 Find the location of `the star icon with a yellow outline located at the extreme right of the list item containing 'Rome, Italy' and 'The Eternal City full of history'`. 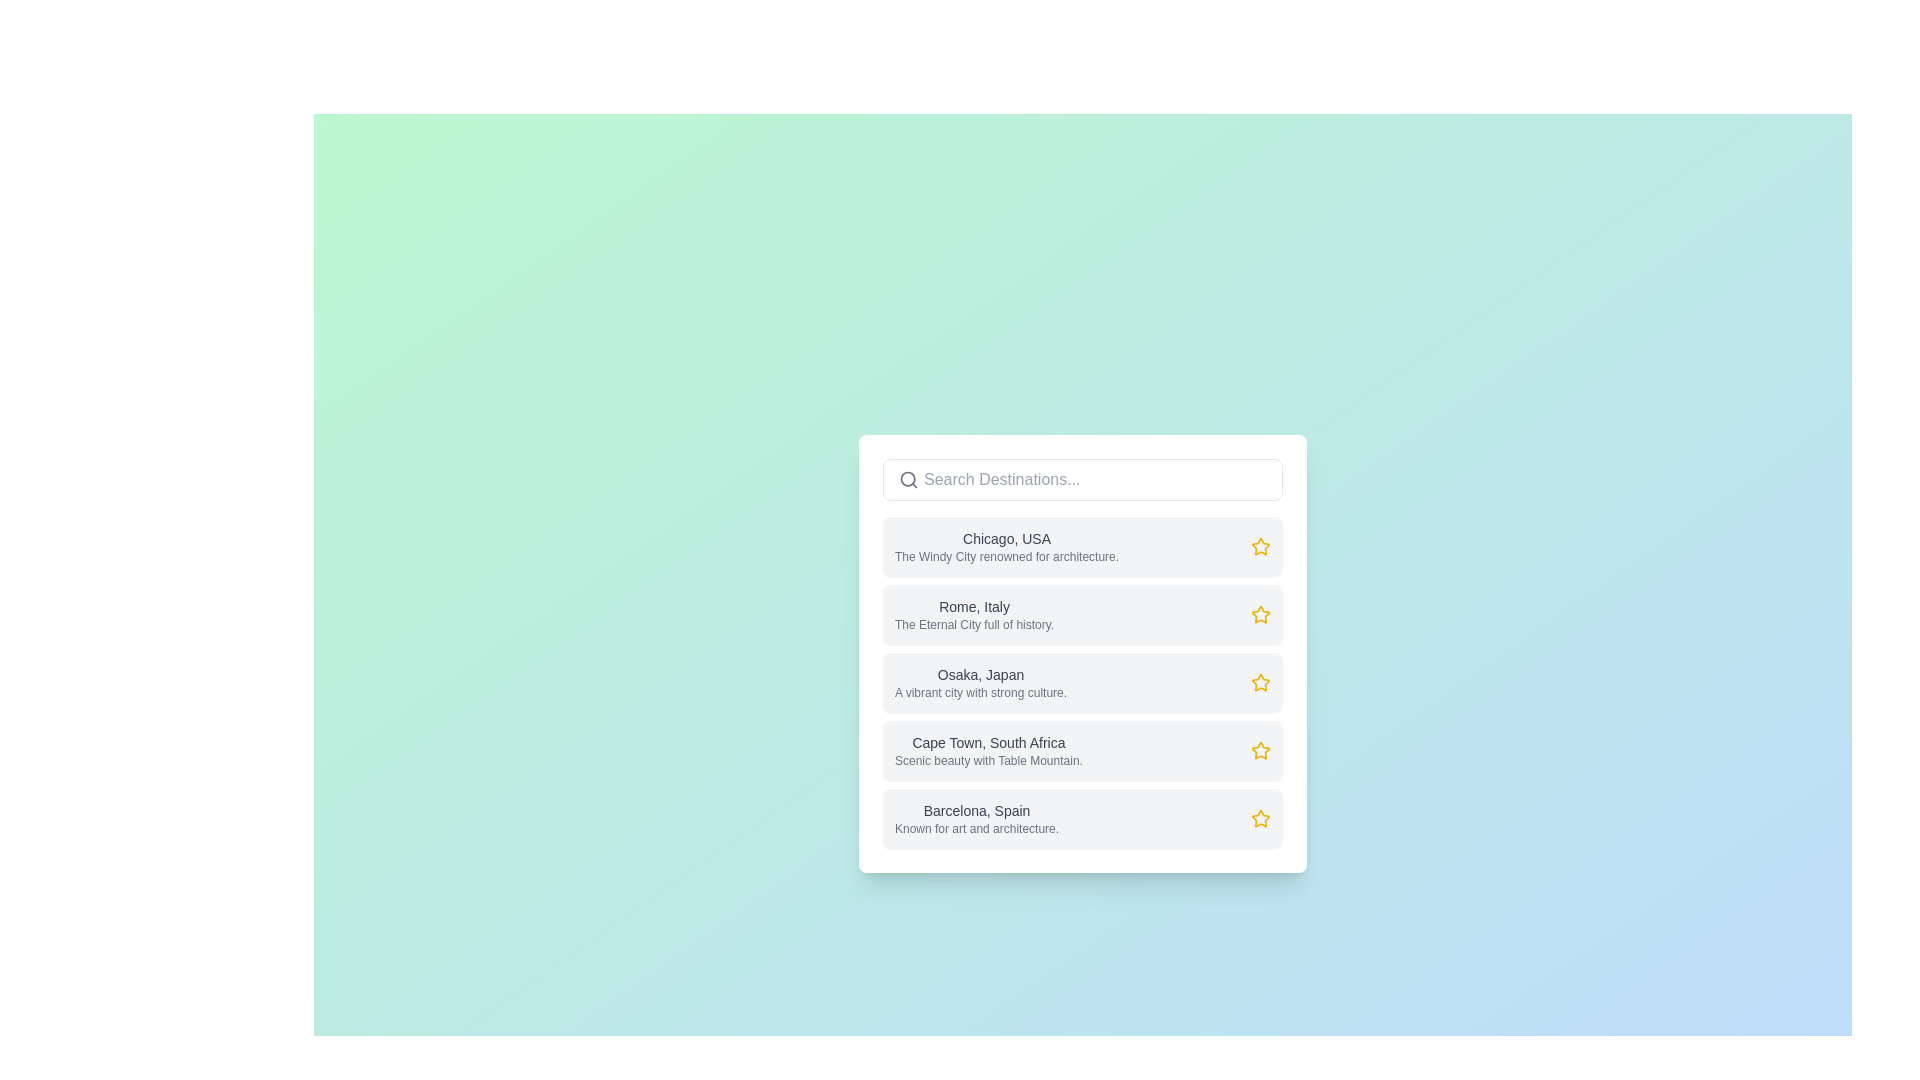

the star icon with a yellow outline located at the extreme right of the list item containing 'Rome, Italy' and 'The Eternal City full of history' is located at coordinates (1260, 613).